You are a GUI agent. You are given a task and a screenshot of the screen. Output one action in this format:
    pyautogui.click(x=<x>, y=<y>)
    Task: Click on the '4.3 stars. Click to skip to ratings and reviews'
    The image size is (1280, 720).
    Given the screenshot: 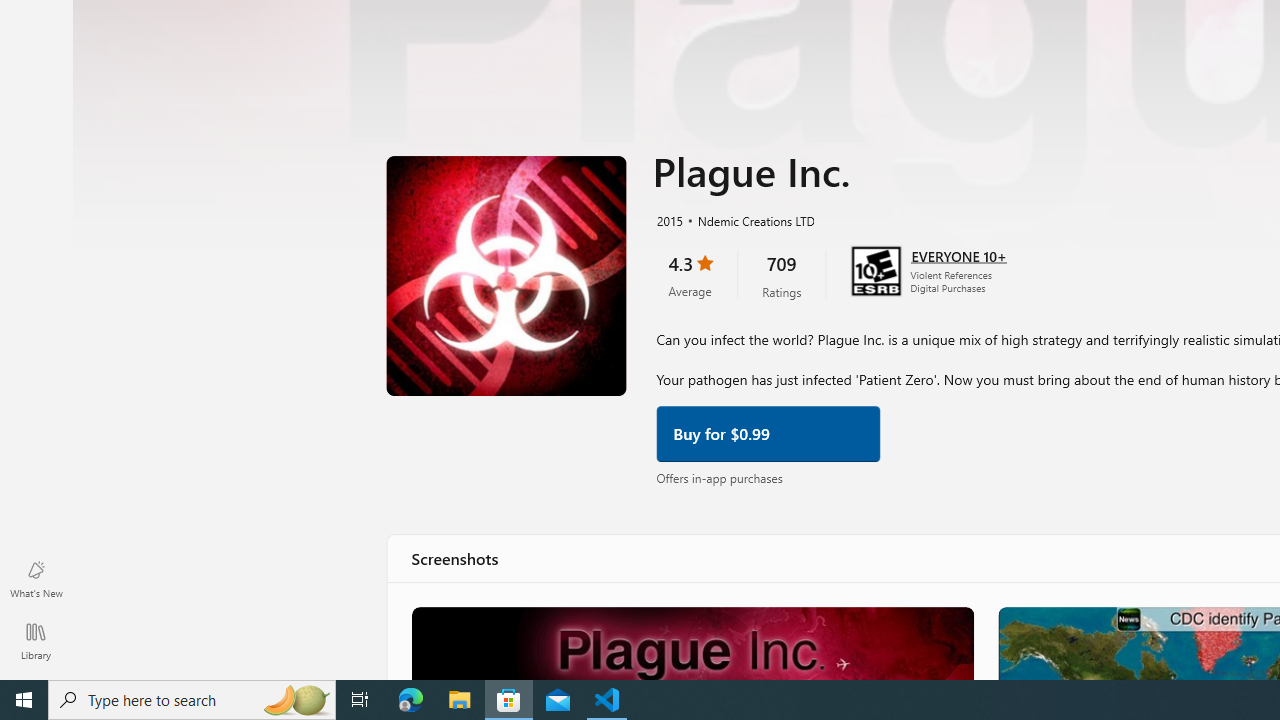 What is the action you would take?
    pyautogui.click(x=689, y=273)
    